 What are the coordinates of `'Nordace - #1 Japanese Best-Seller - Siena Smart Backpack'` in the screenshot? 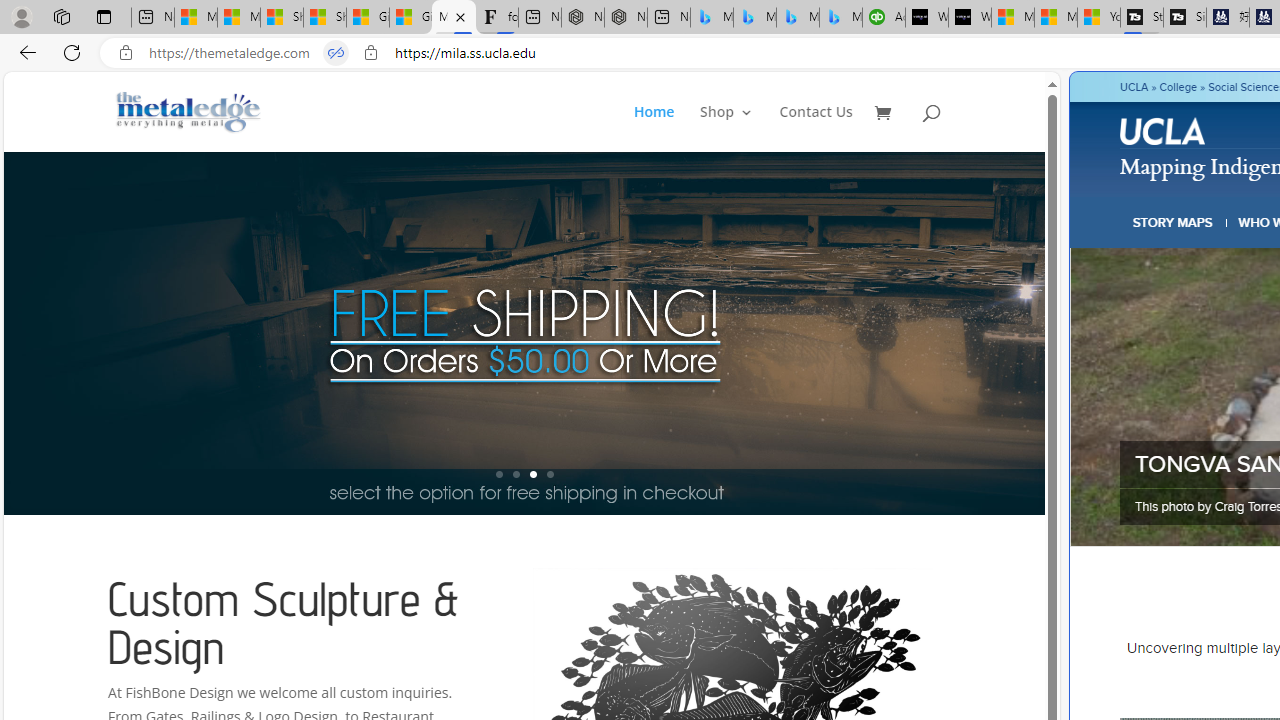 It's located at (624, 17).